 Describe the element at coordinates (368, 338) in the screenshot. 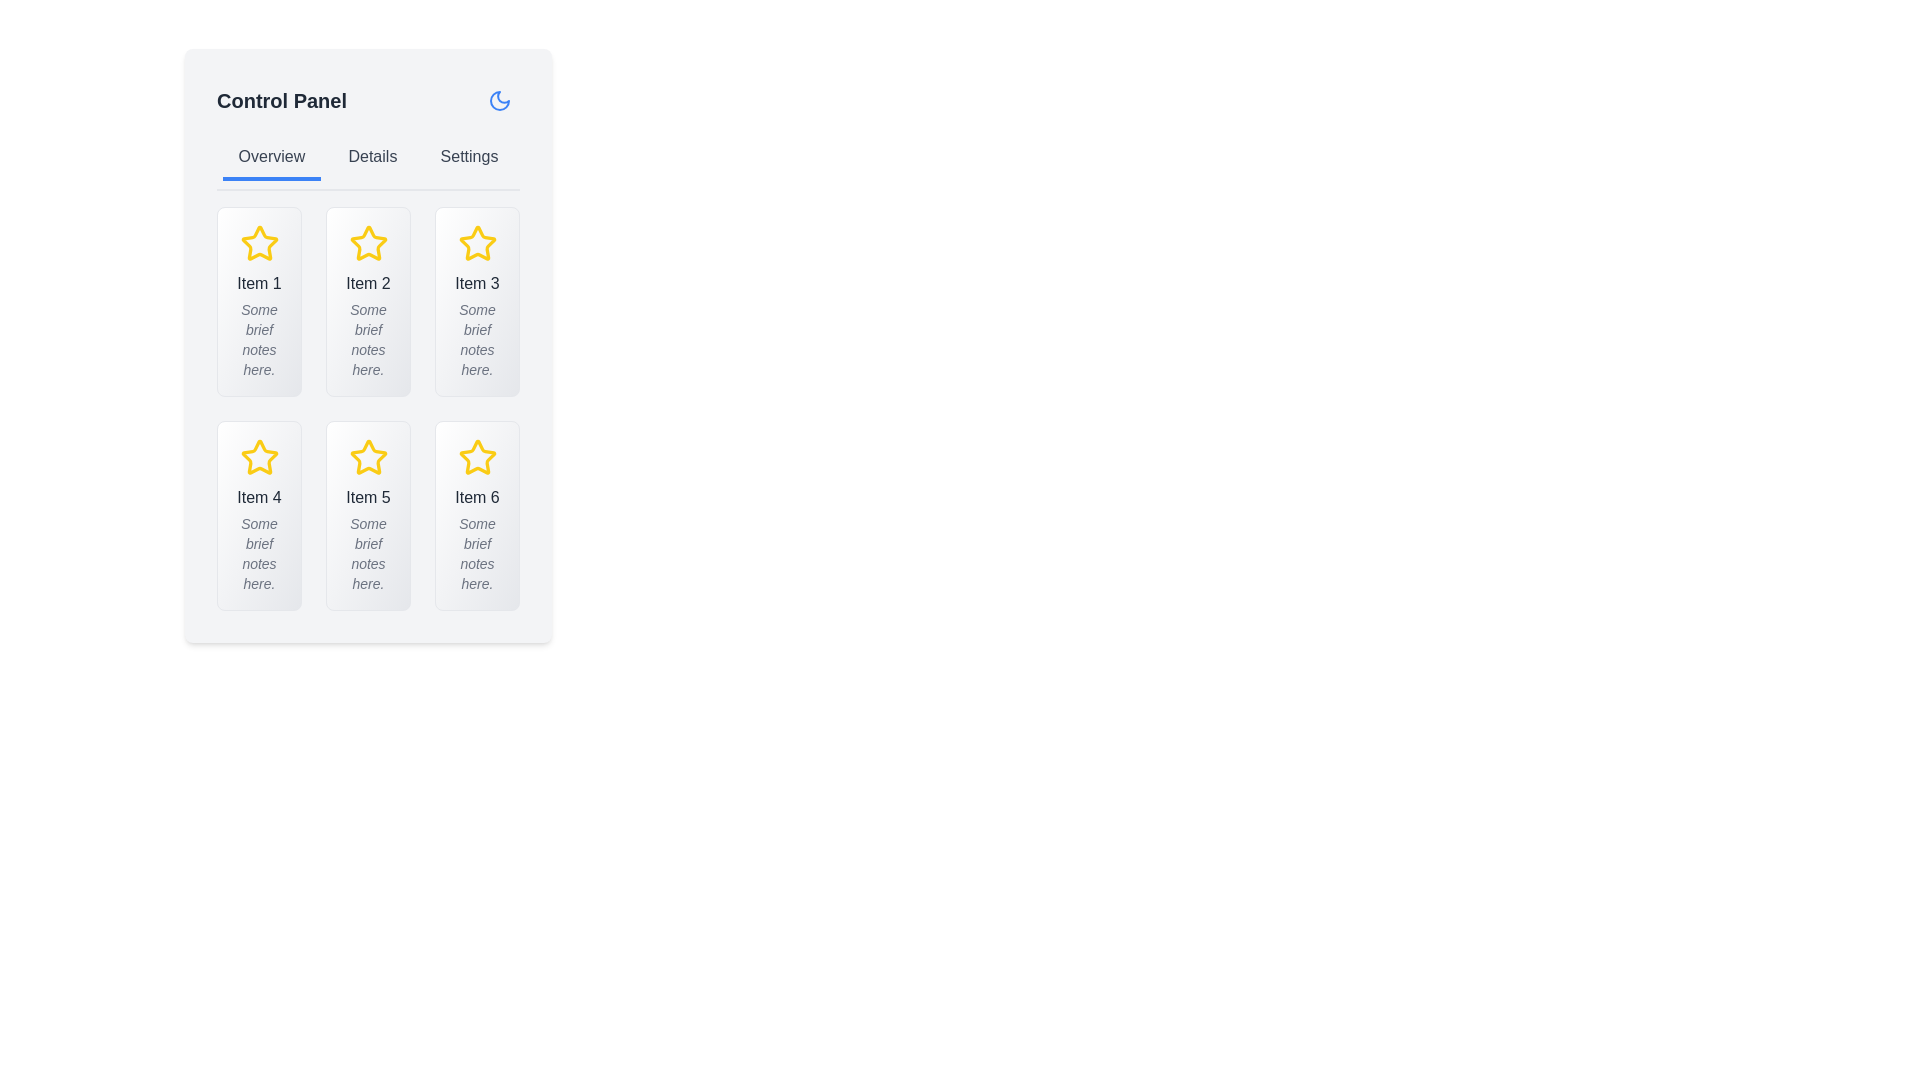

I see `the static text providing additional information related to 'Item 2', located directly below the title within the second tile of a grid layout` at that location.